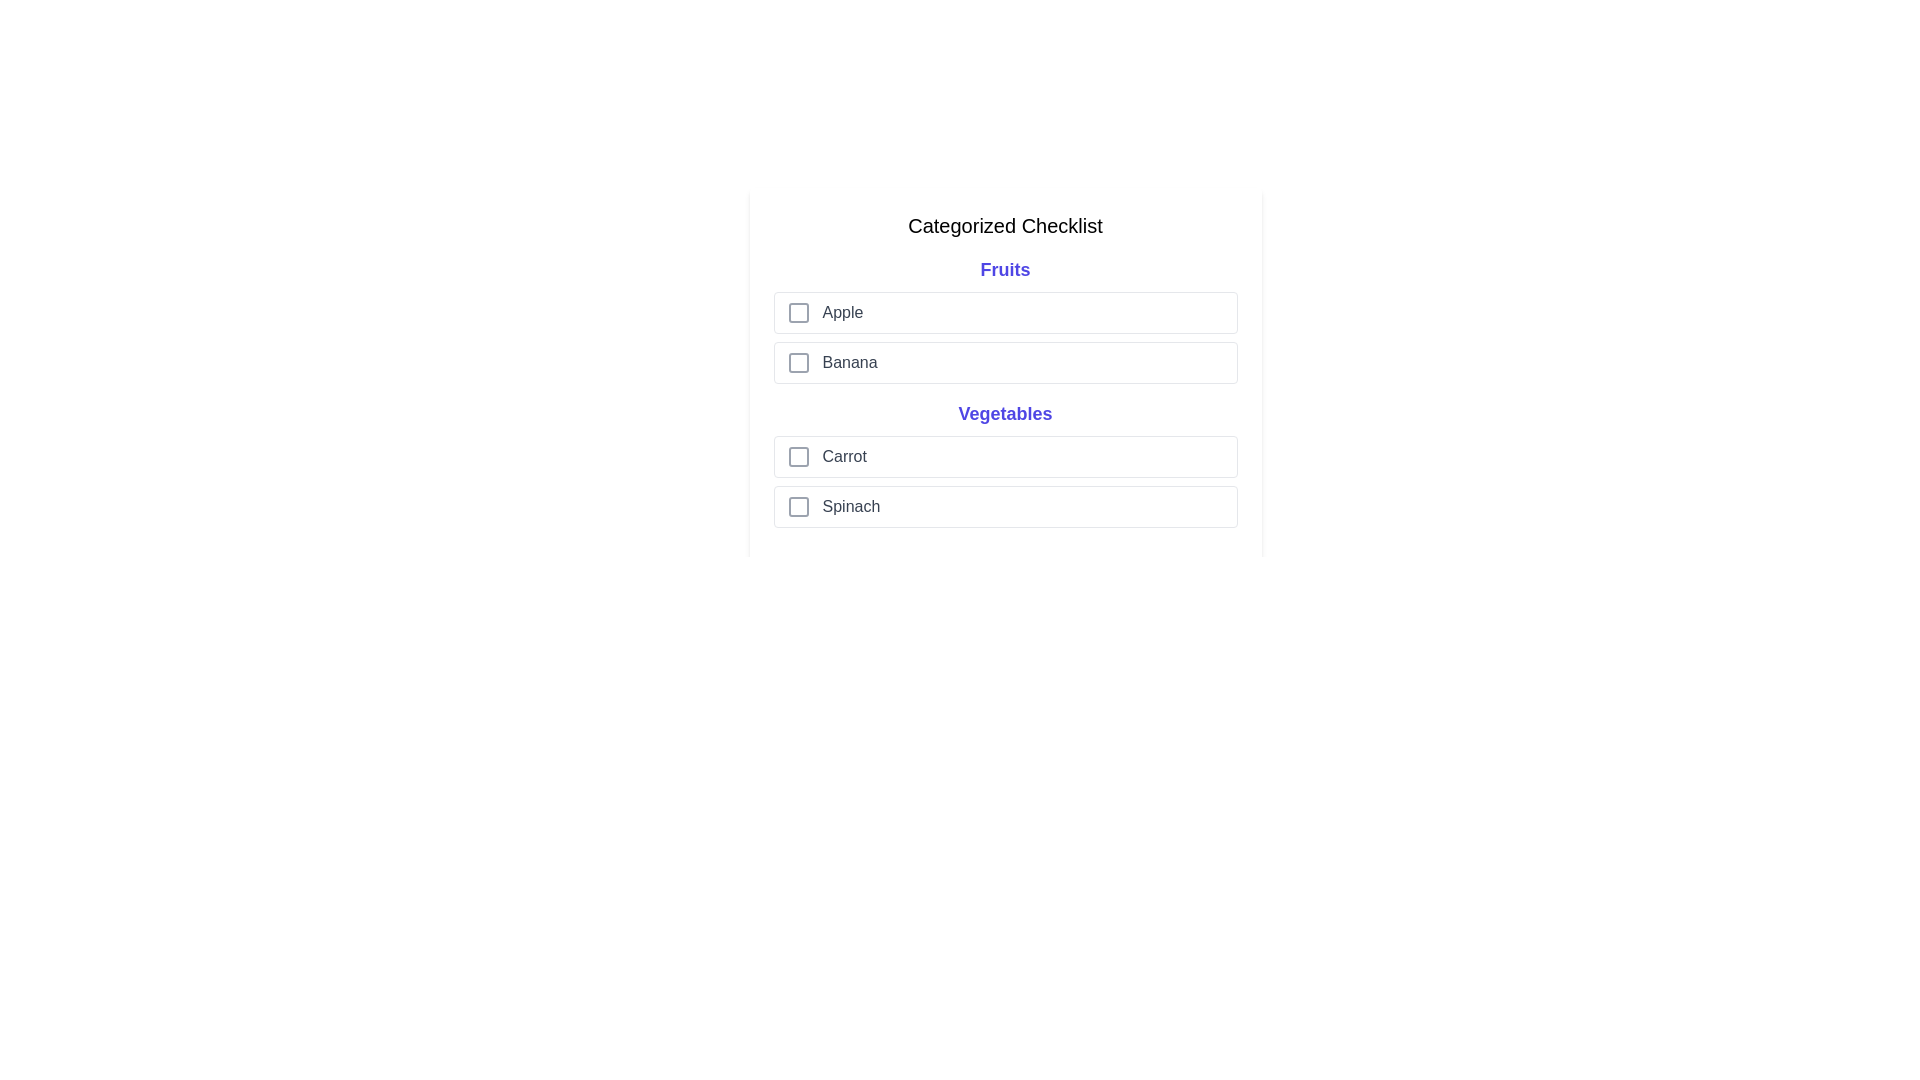  Describe the element at coordinates (1005, 270) in the screenshot. I see `the header text labeled 'Fruits', which is styled in bold and indigo color, located at the top of the 'Fruits' category group` at that location.